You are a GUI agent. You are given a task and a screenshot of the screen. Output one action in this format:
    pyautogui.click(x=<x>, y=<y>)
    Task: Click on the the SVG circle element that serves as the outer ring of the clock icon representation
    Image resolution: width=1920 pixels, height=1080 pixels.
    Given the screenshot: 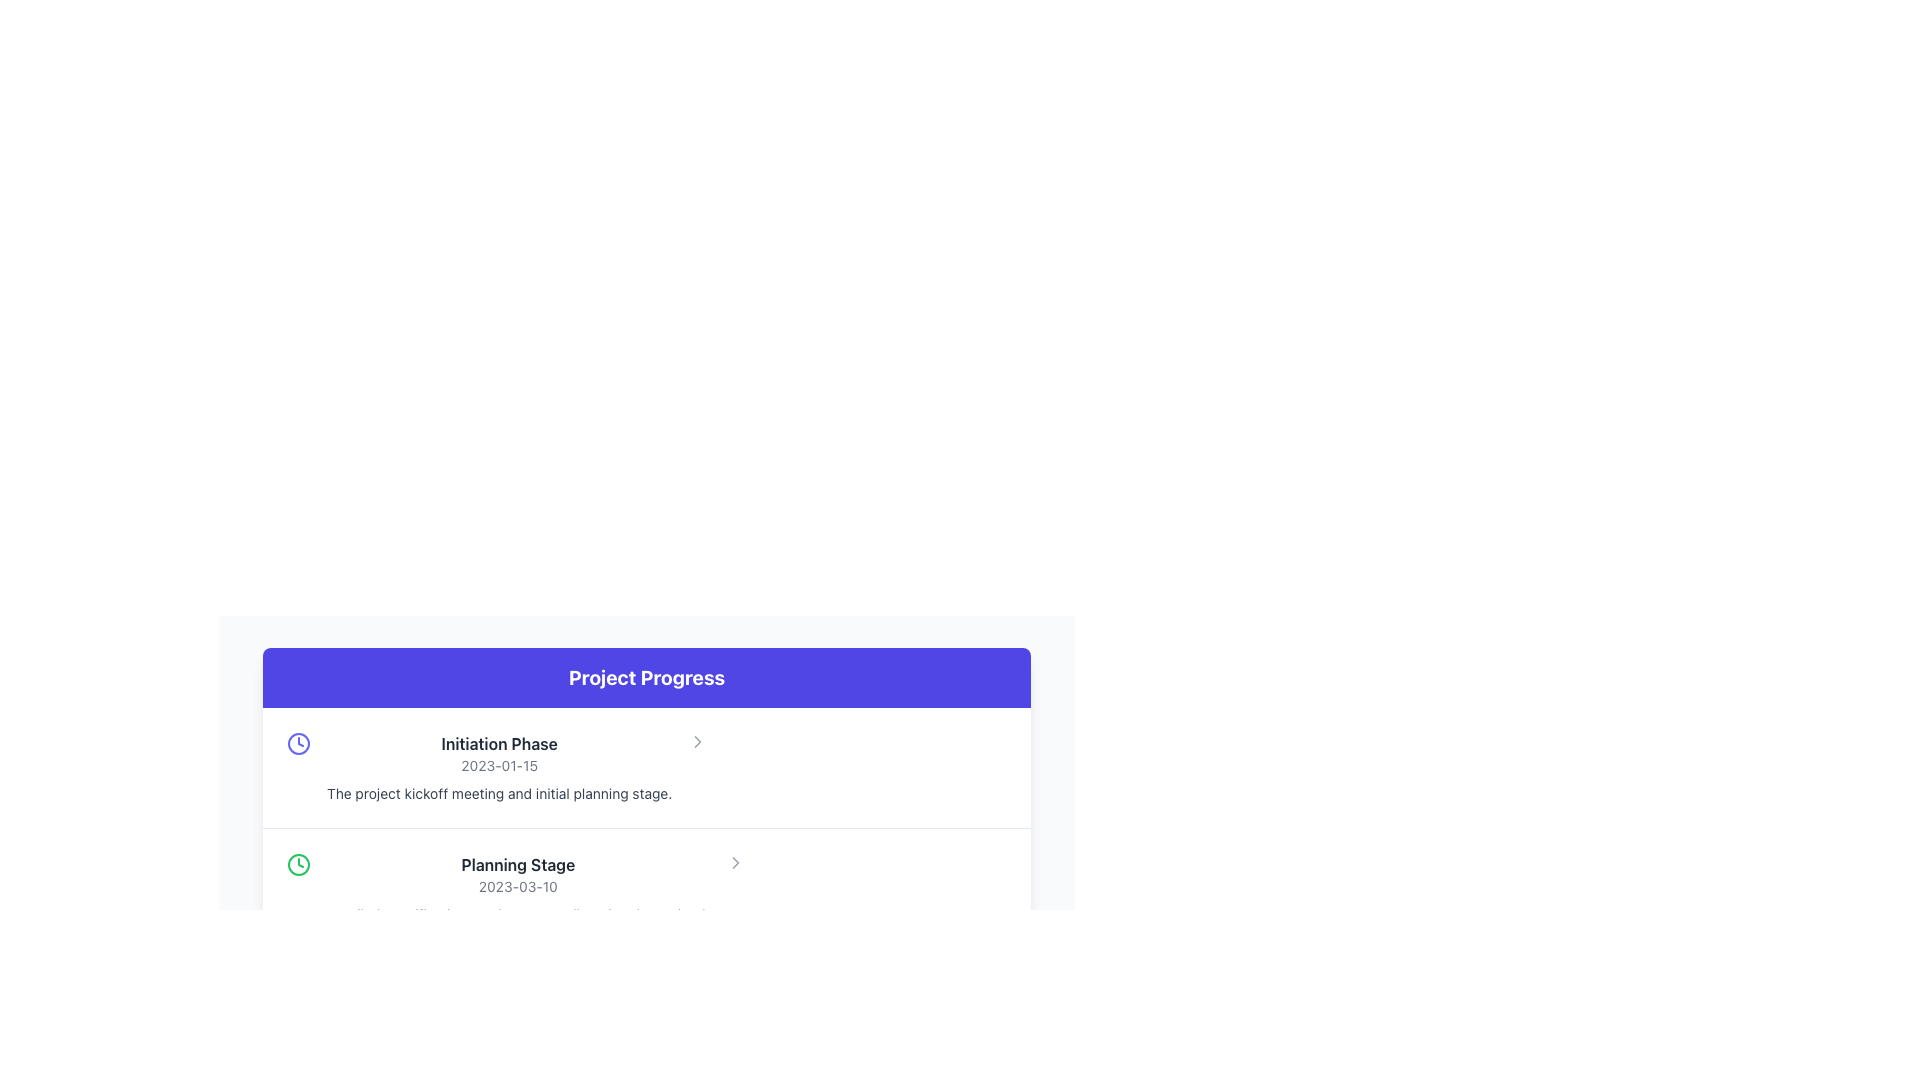 What is the action you would take?
    pyautogui.click(x=297, y=744)
    